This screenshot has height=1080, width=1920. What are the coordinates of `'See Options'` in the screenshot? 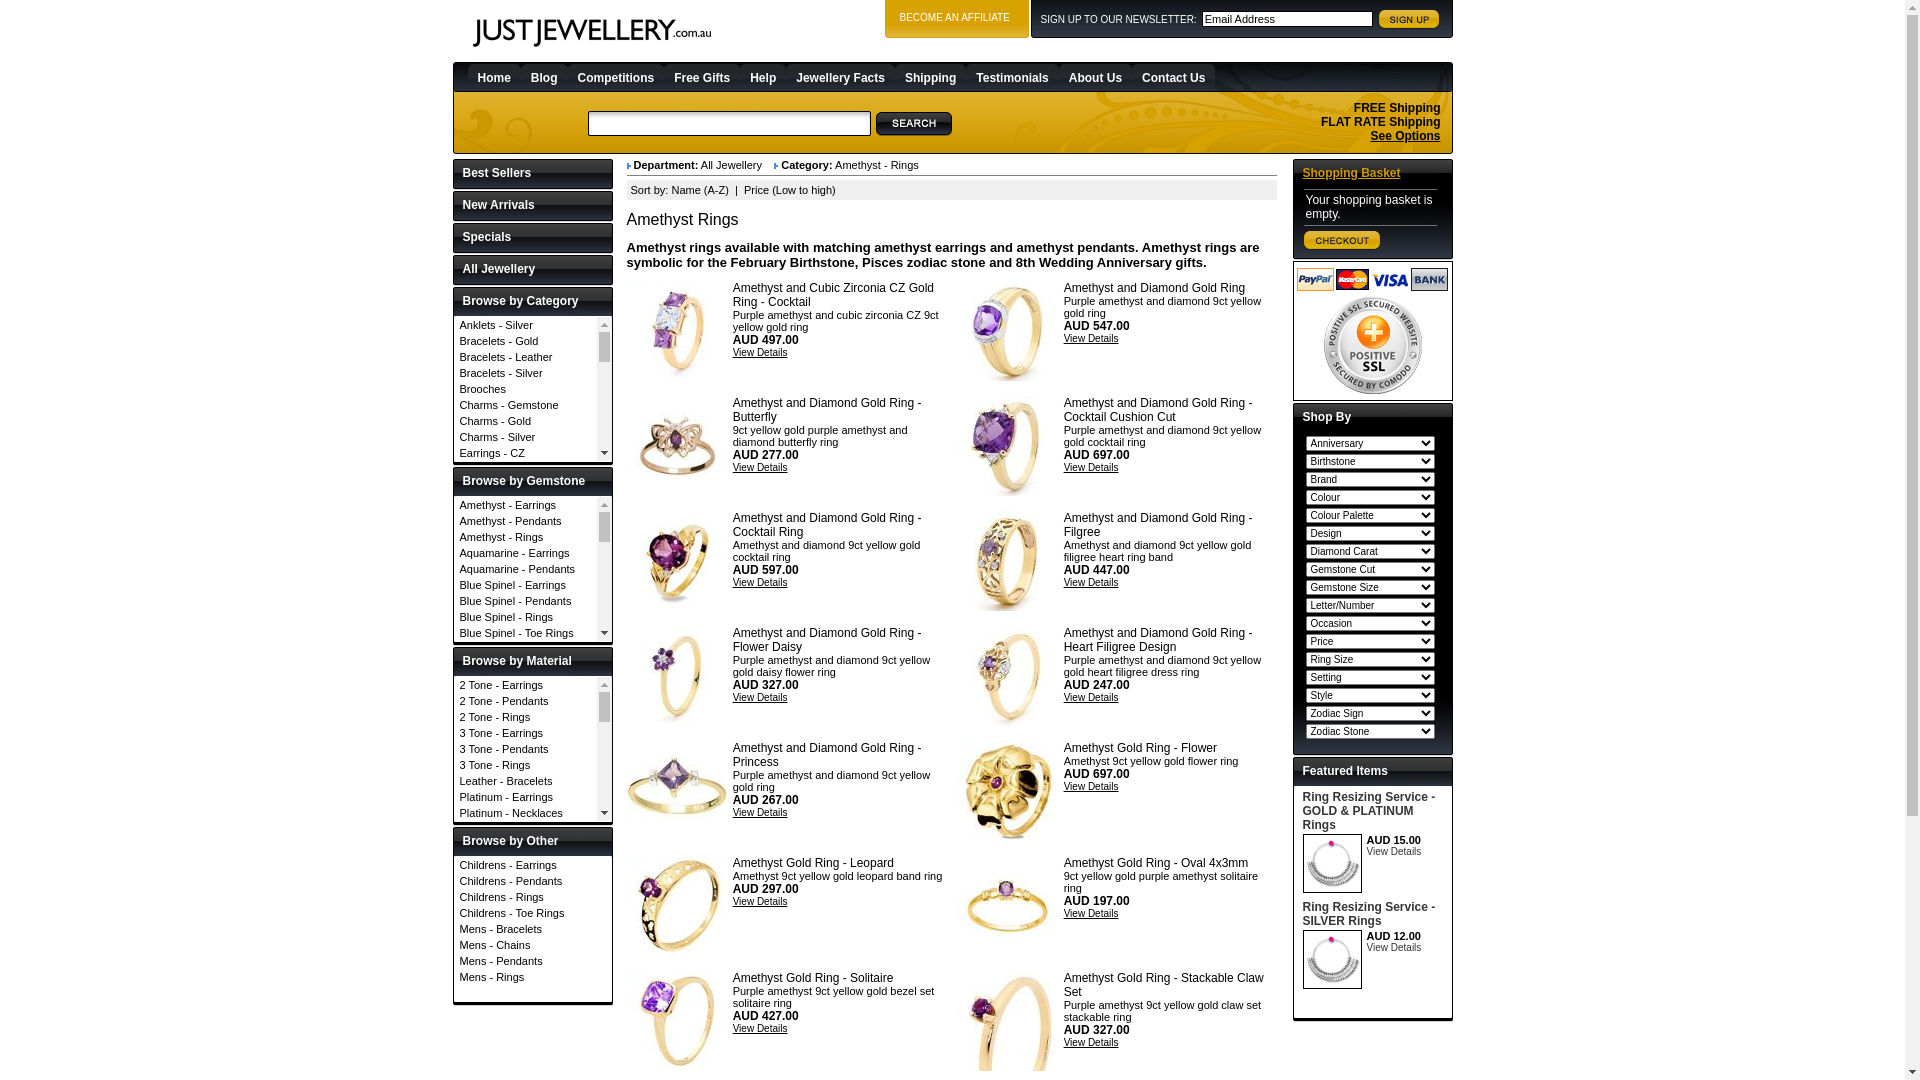 It's located at (1404, 135).